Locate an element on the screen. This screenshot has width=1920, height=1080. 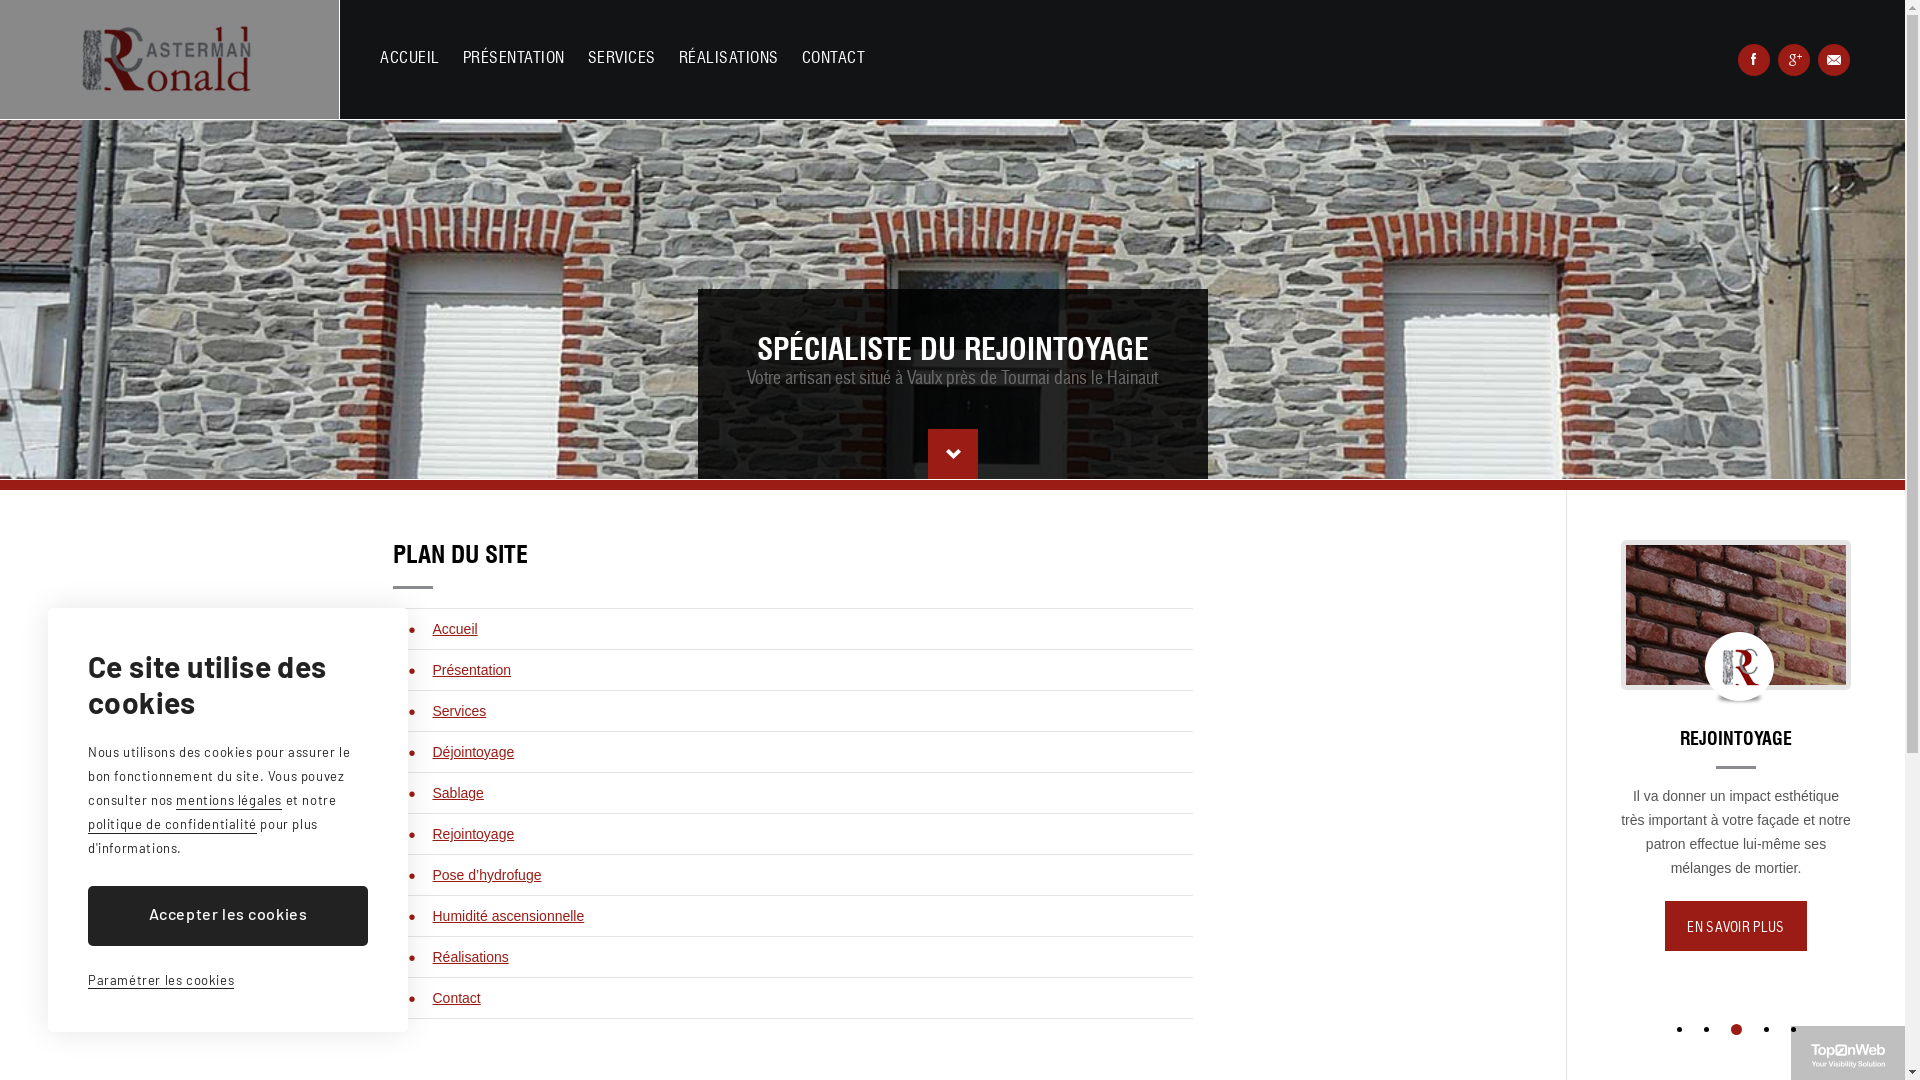
'5' is located at coordinates (1792, 1028).